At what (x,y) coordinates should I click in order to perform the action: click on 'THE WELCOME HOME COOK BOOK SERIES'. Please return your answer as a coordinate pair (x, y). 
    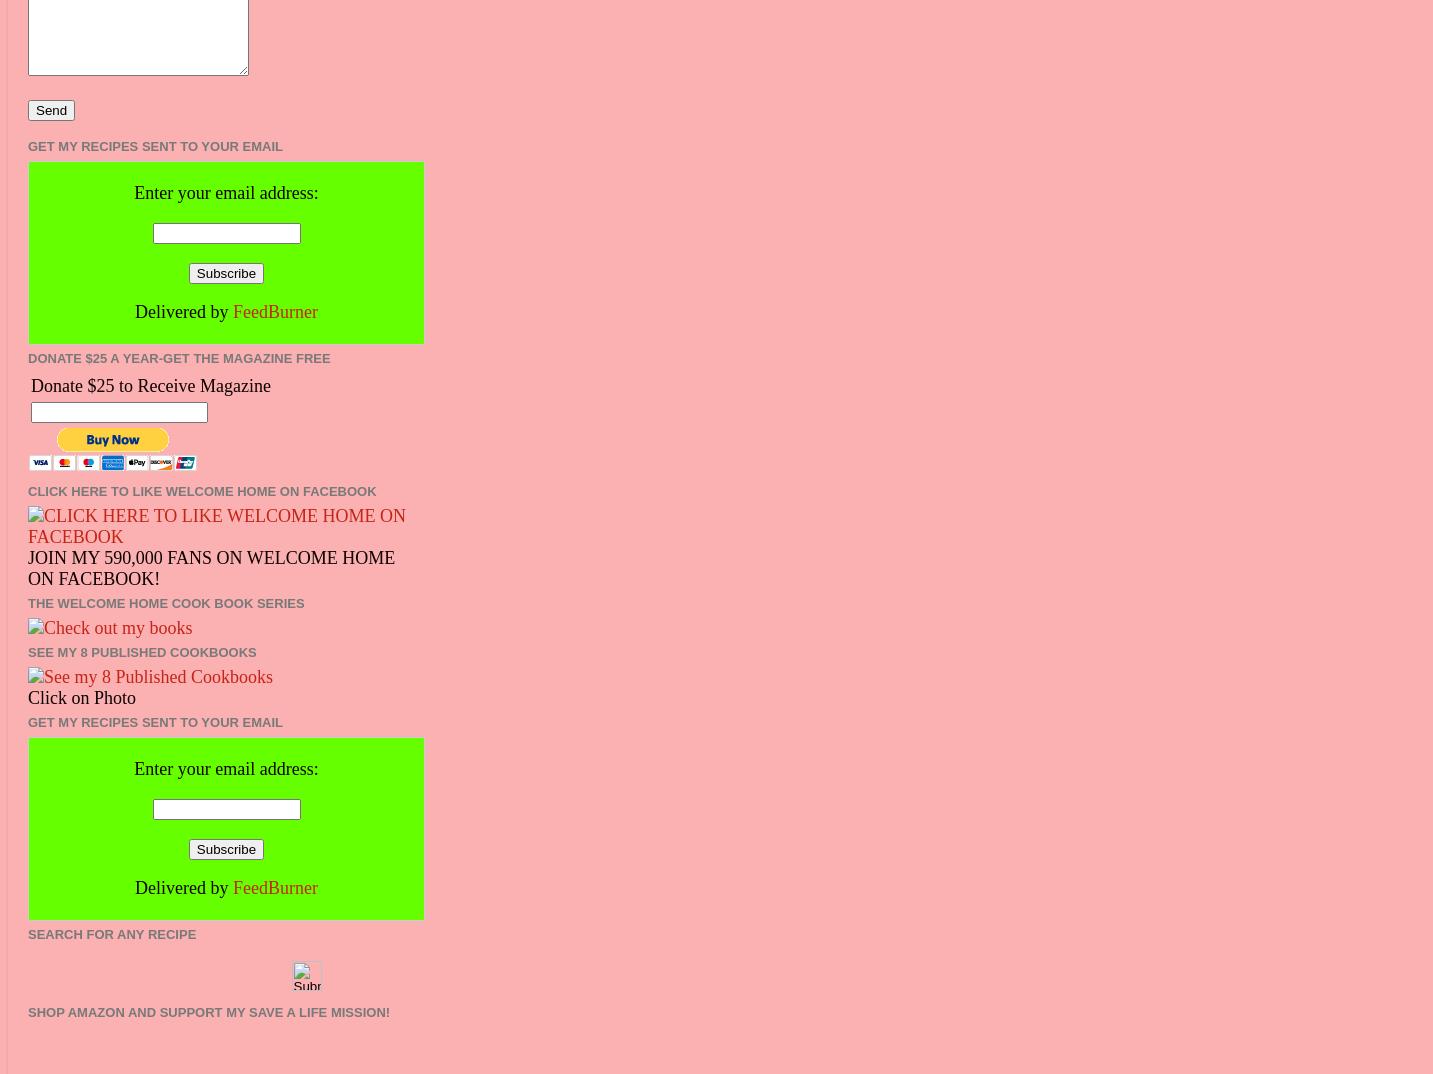
    Looking at the image, I should click on (26, 603).